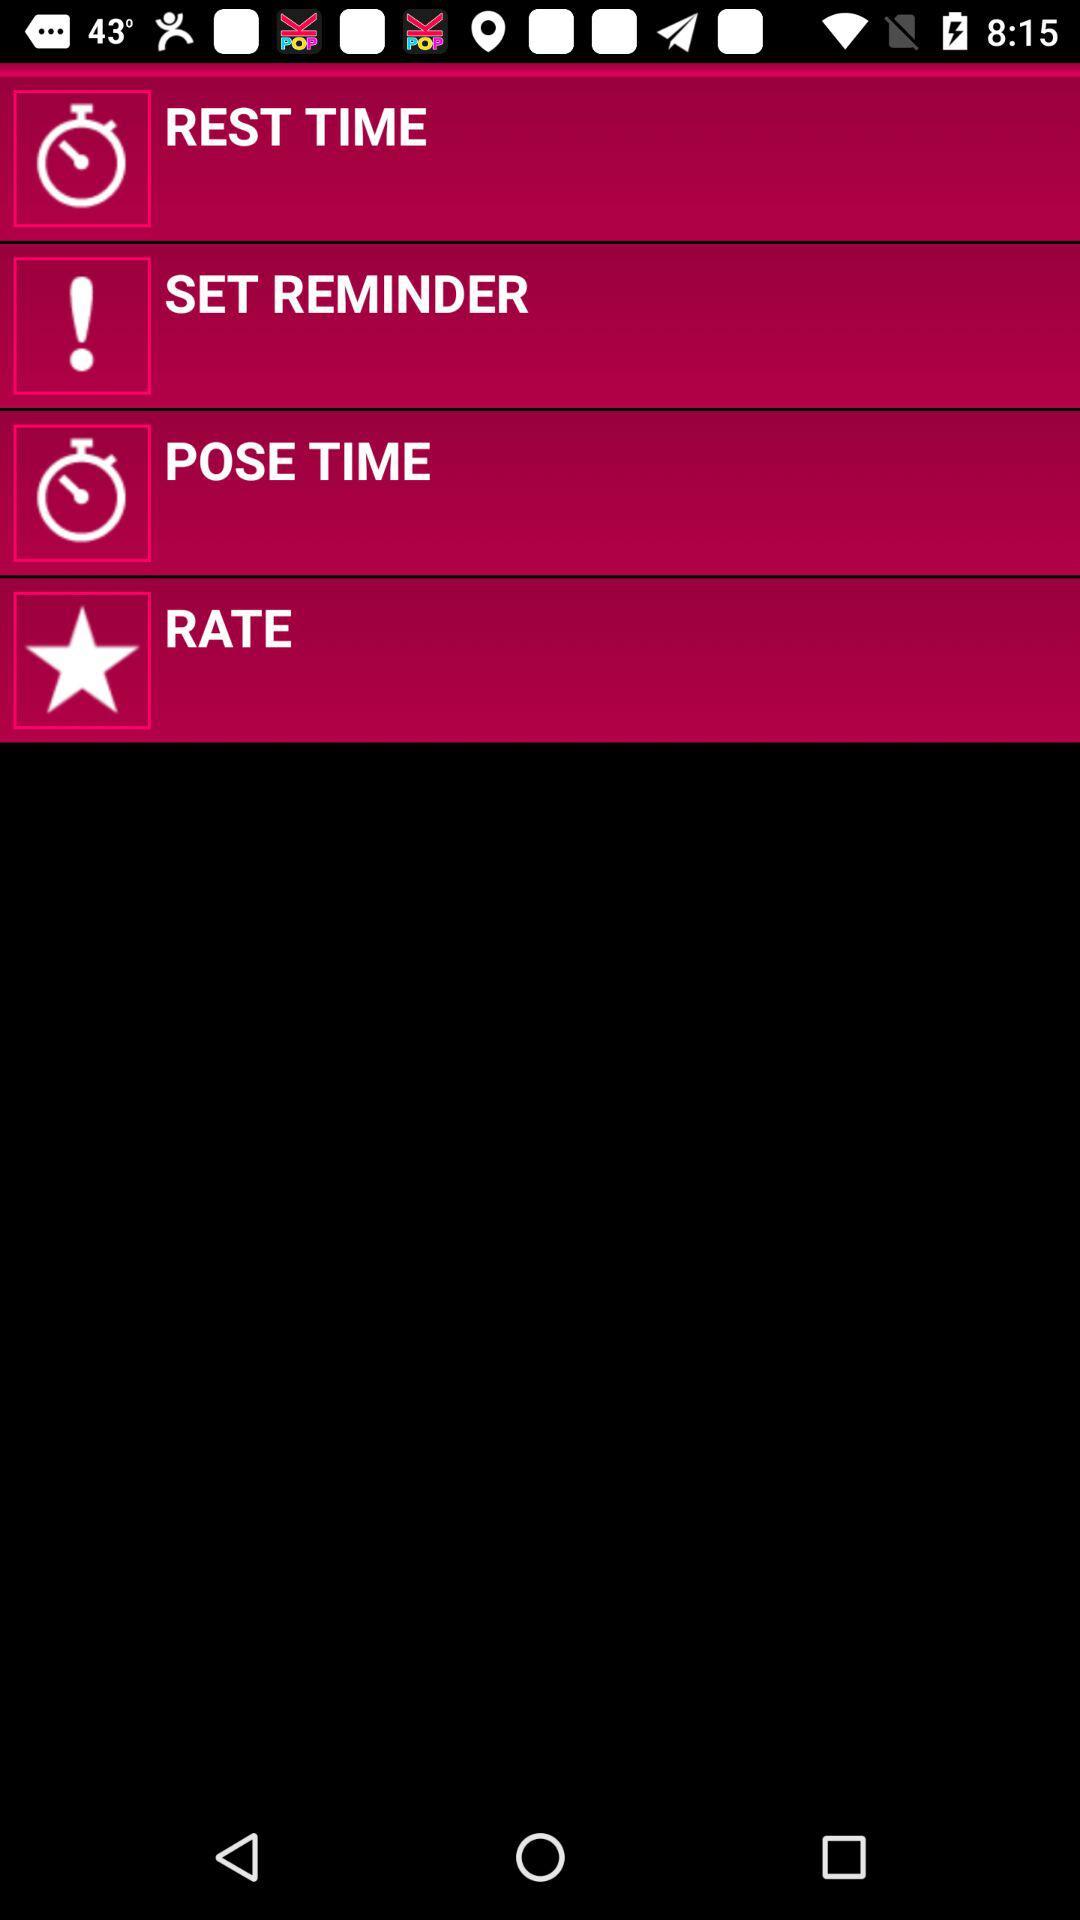  I want to click on item above rate app, so click(297, 458).